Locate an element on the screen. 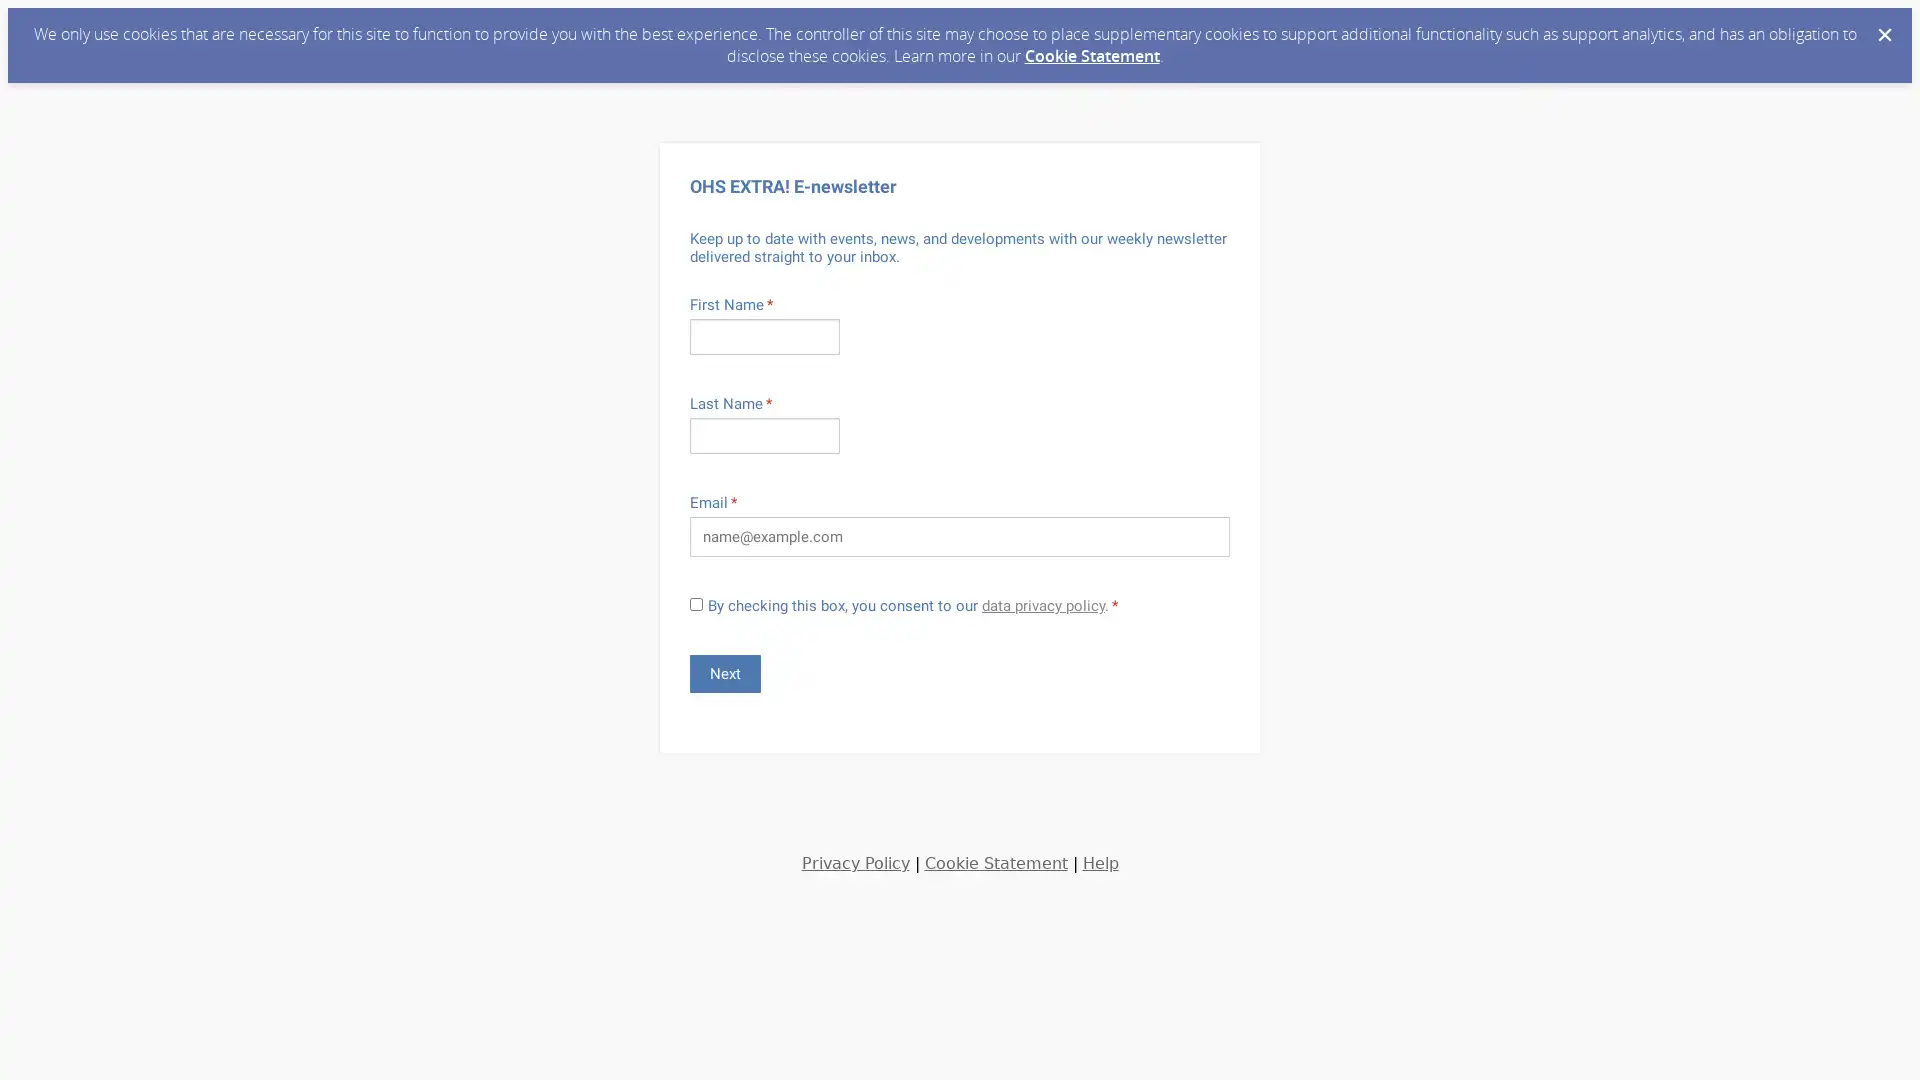 The image size is (1920, 1080). Dismiss Cookie Message is located at coordinates (1884, 34).